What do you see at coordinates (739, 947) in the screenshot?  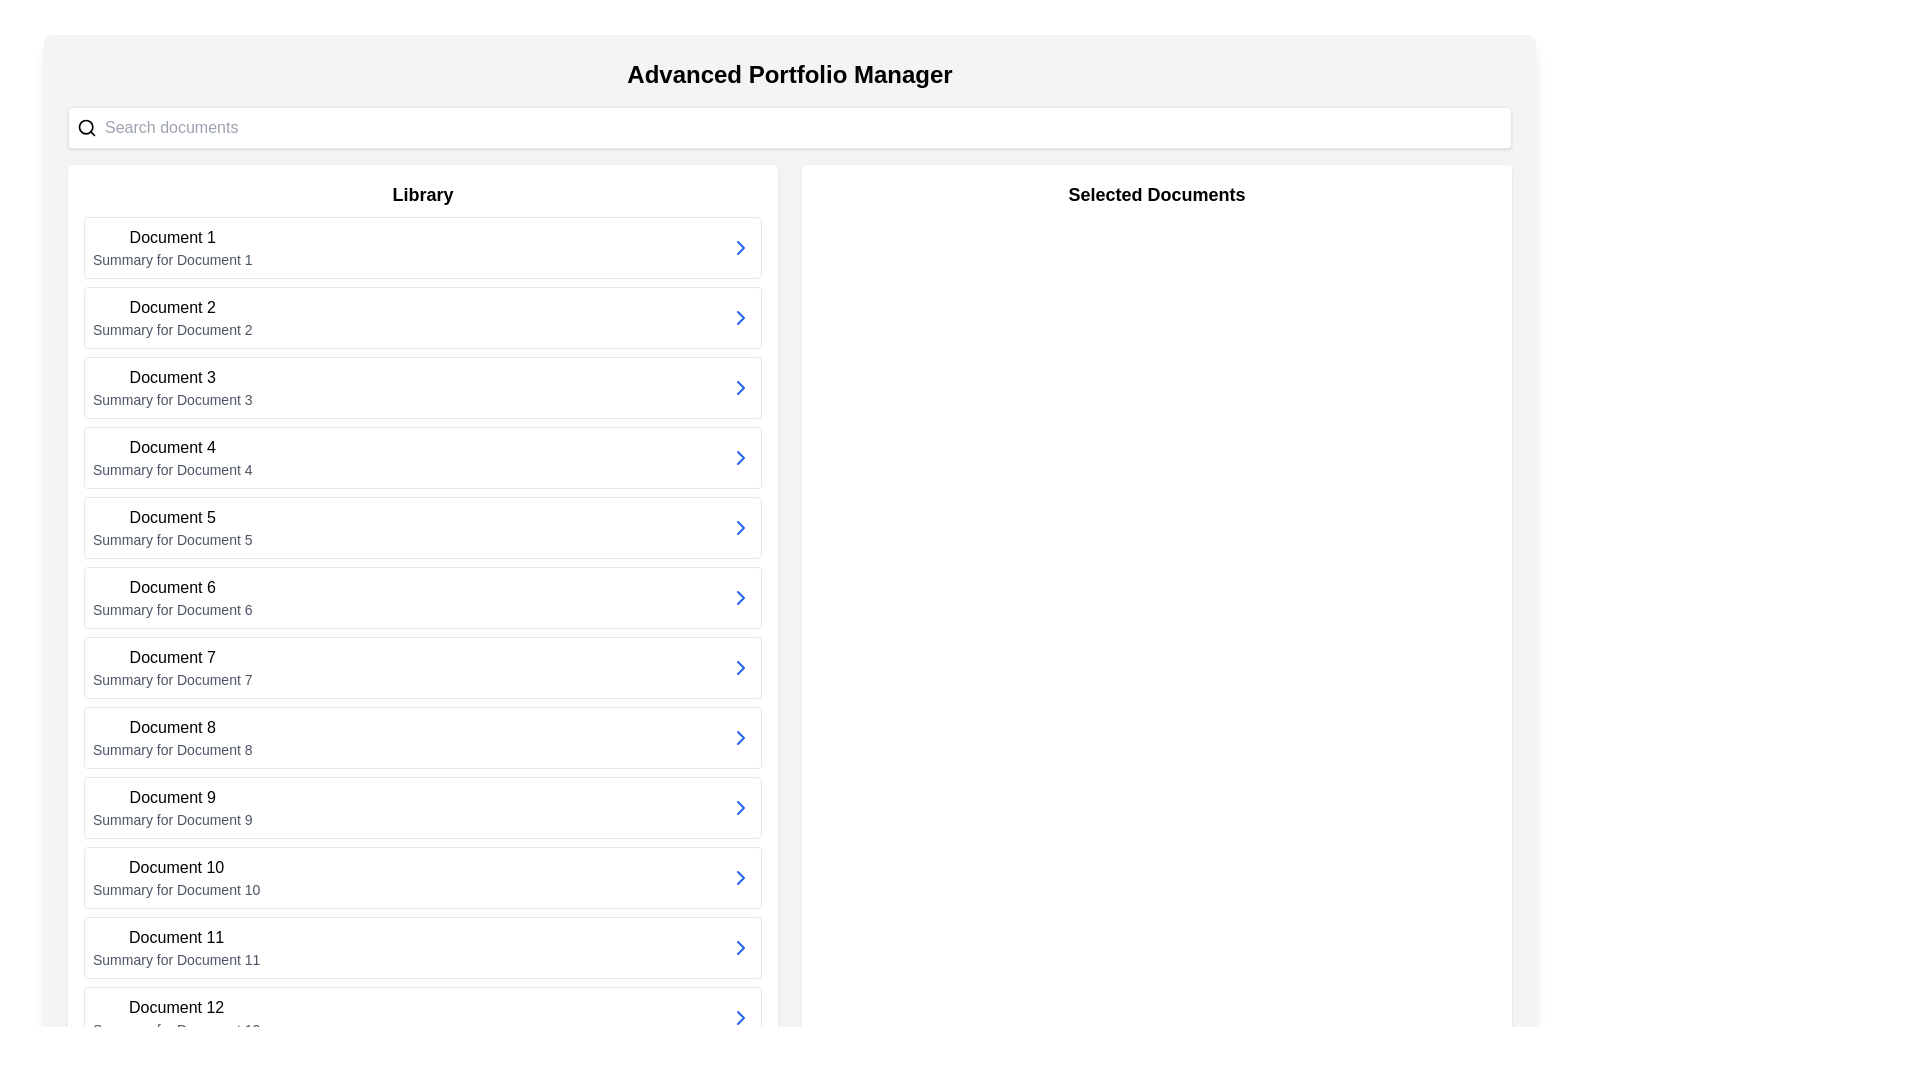 I see `the small blue chevron arrow icon on the far-right side of the row labeled 'Document 11 Summary for Document 11'` at bounding box center [739, 947].